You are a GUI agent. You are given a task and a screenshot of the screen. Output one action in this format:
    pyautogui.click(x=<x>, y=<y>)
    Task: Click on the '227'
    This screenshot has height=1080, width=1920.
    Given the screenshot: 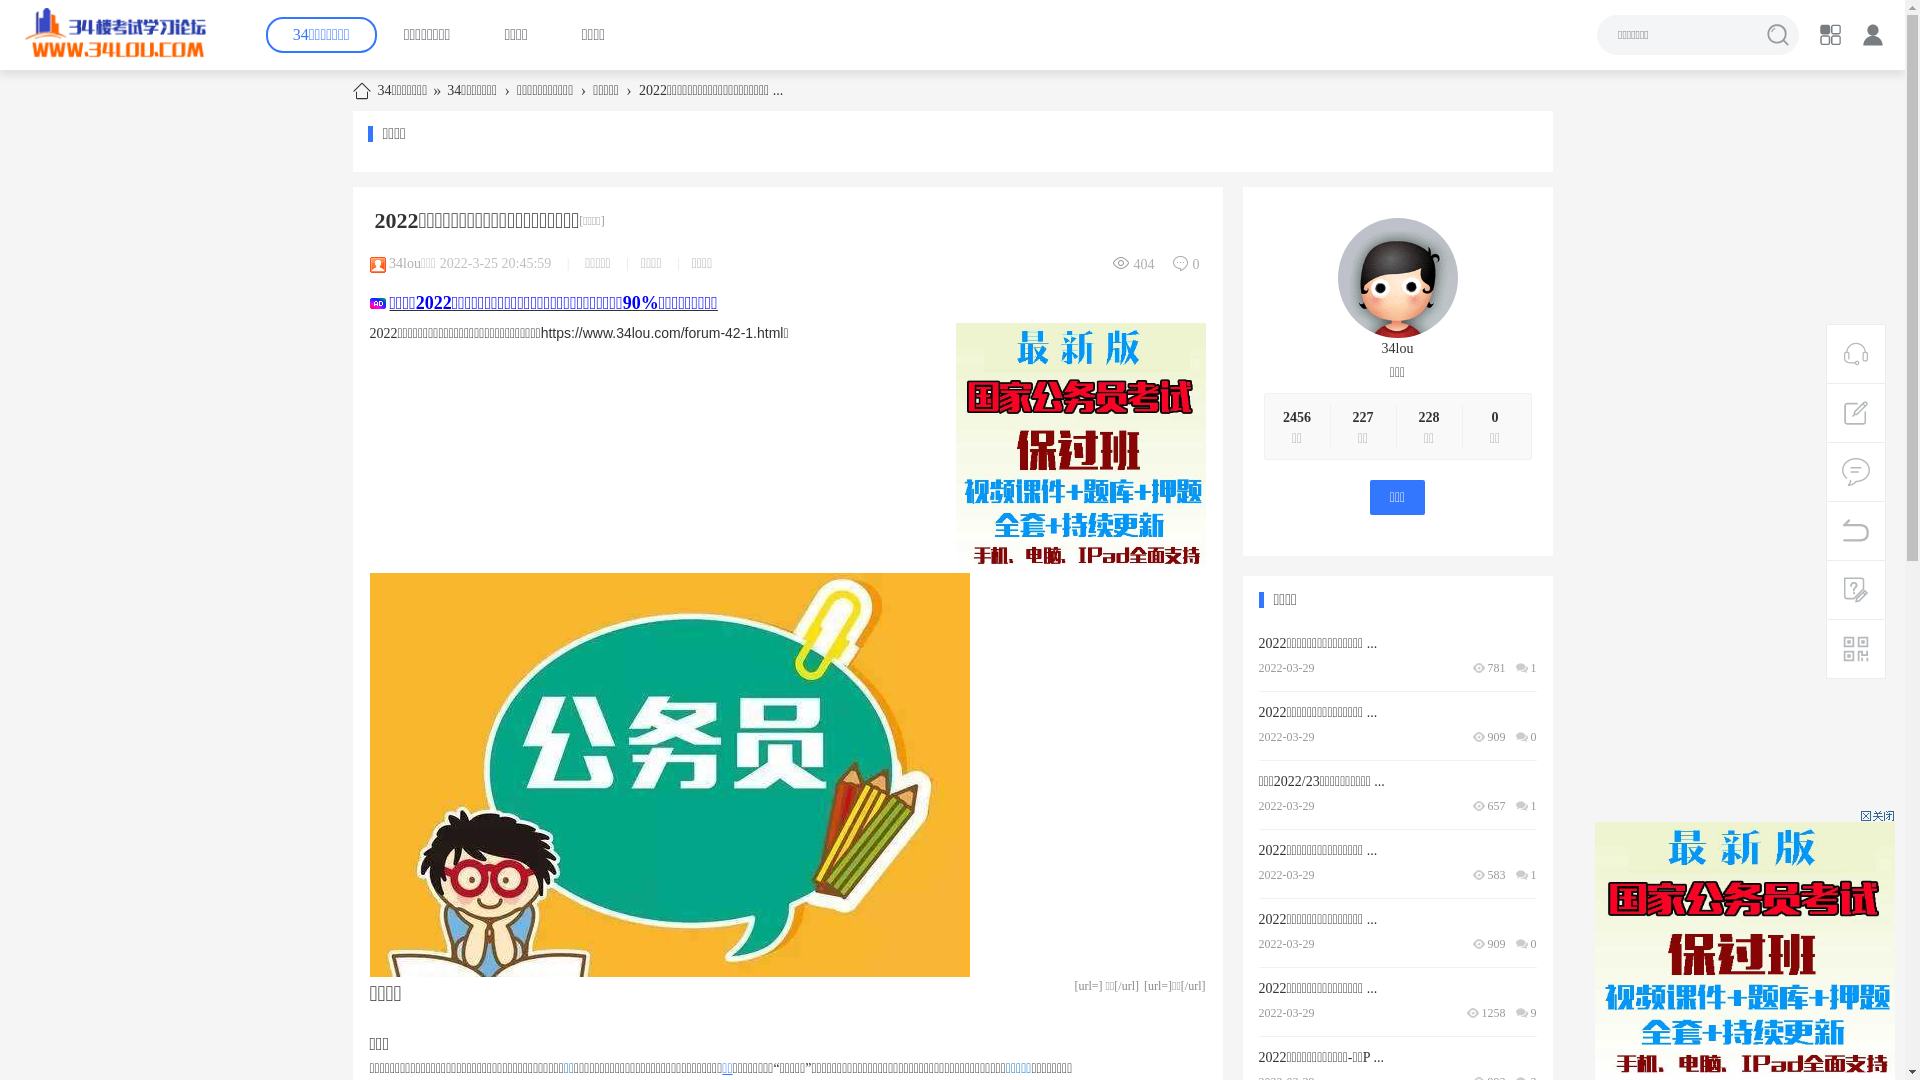 What is the action you would take?
    pyautogui.click(x=1352, y=416)
    